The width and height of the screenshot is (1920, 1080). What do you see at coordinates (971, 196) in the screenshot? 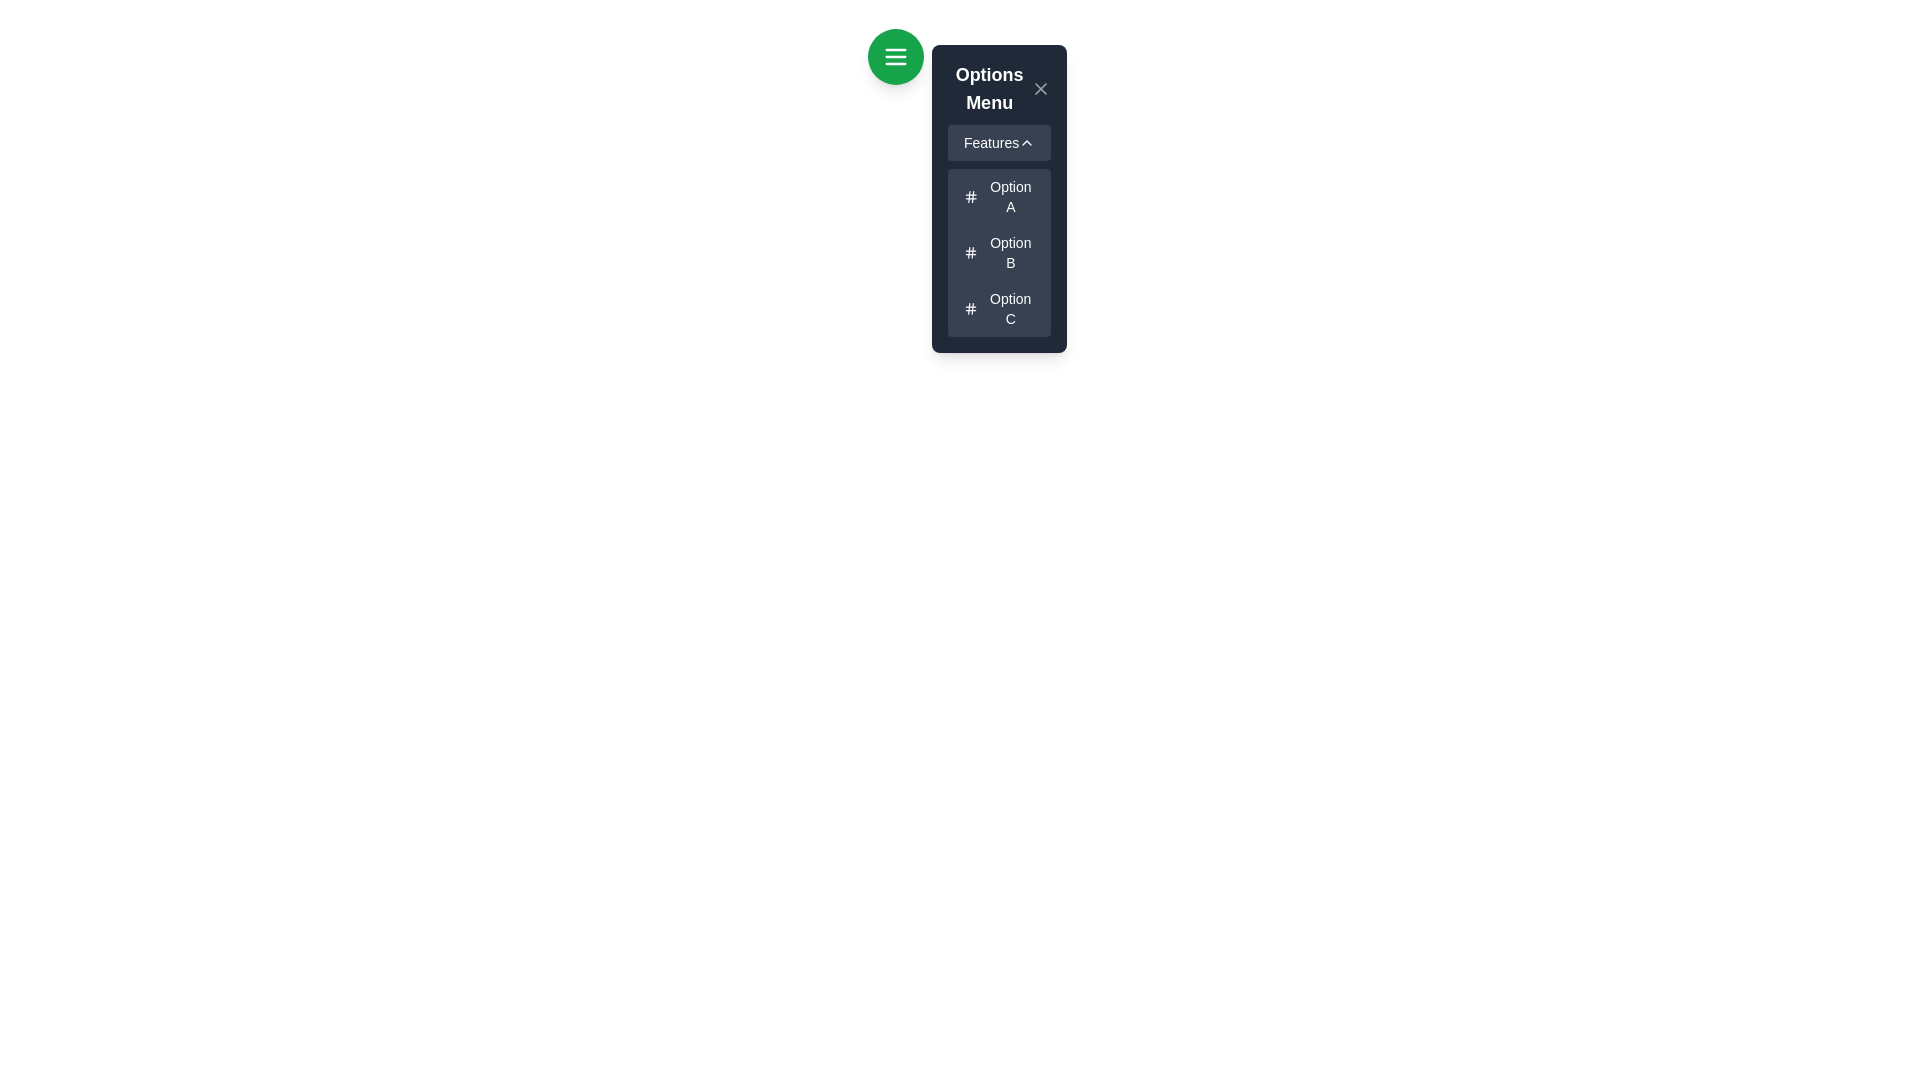
I see `the small dark blue-gray hash symbol icon, styled with bold lines and rounded edges, located` at bounding box center [971, 196].